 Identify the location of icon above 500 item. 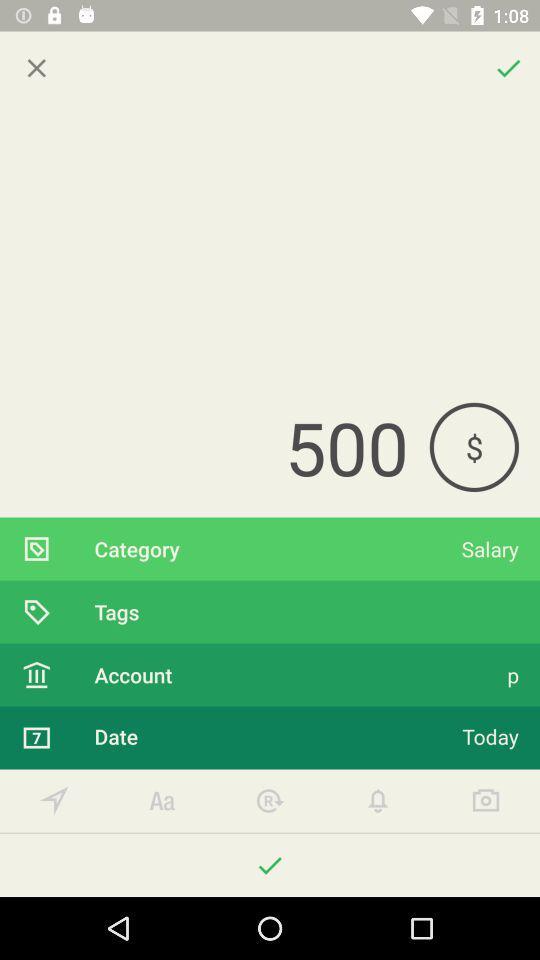
(36, 68).